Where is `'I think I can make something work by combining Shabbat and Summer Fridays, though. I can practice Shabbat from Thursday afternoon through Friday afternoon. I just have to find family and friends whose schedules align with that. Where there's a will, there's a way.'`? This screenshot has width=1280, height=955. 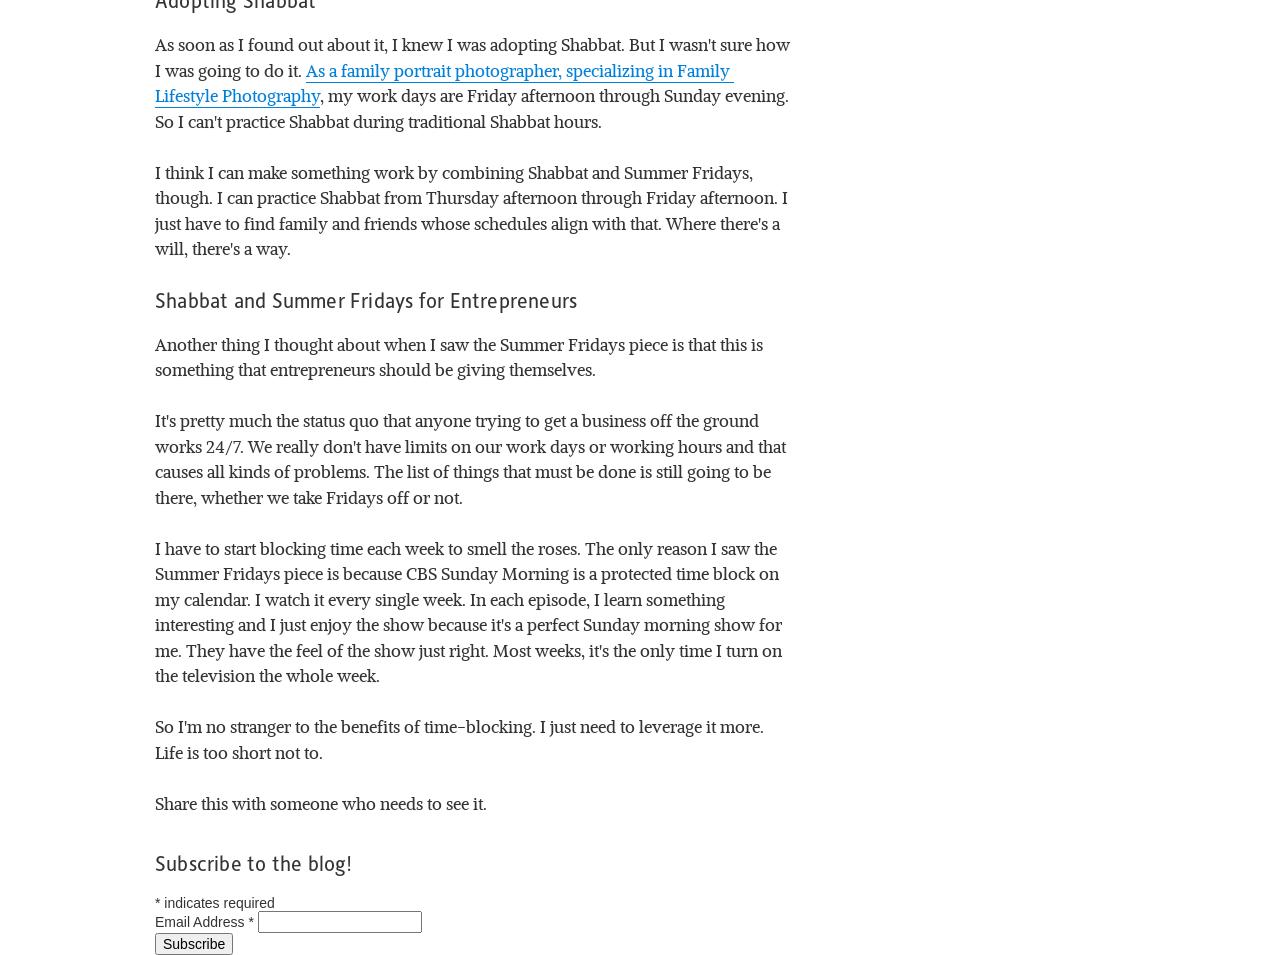
'I think I can make something work by combining Shabbat and Summer Fridays, though. I can practice Shabbat from Thursday afternoon through Friday afternoon. I just have to find family and friends whose schedules align with that. Where there's a will, there's a way.' is located at coordinates (472, 210).